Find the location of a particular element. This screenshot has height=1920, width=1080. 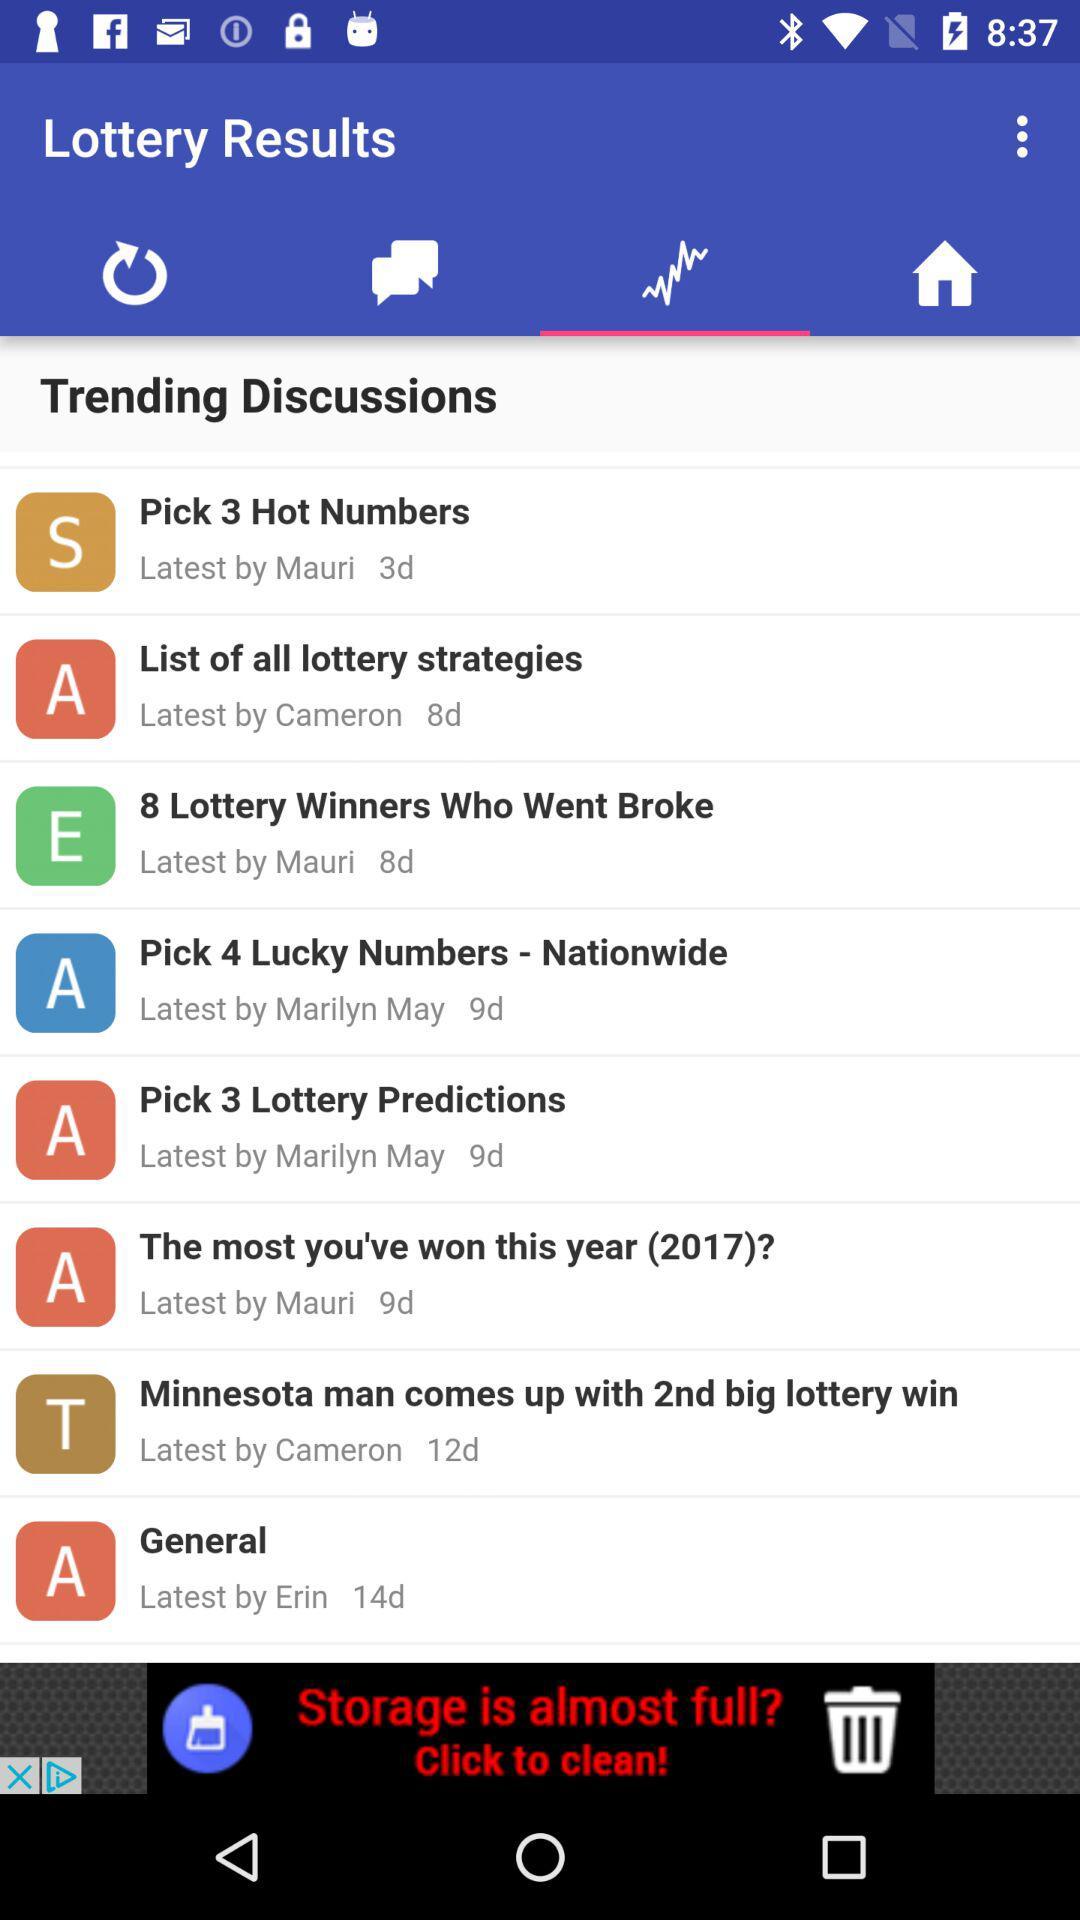

click advertisement is located at coordinates (540, 1727).